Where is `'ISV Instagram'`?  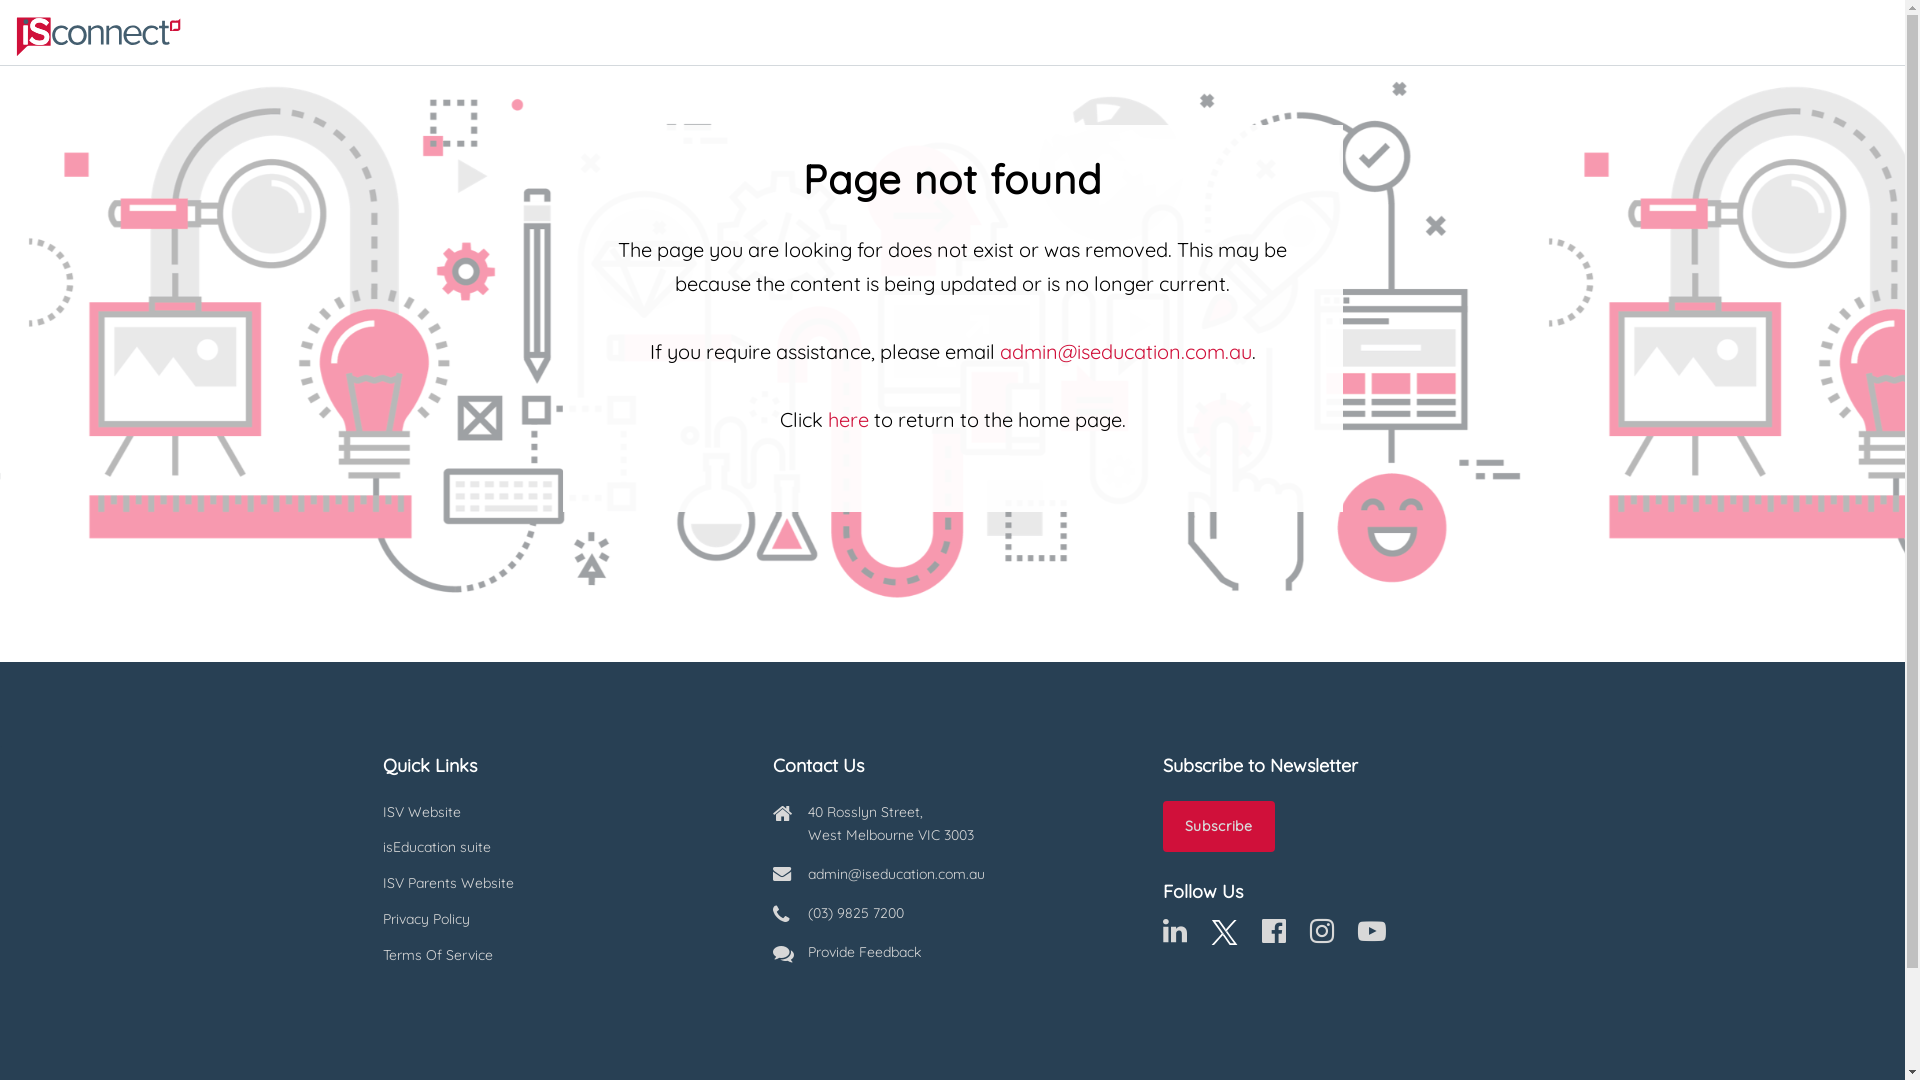
'ISV Instagram' is located at coordinates (1310, 936).